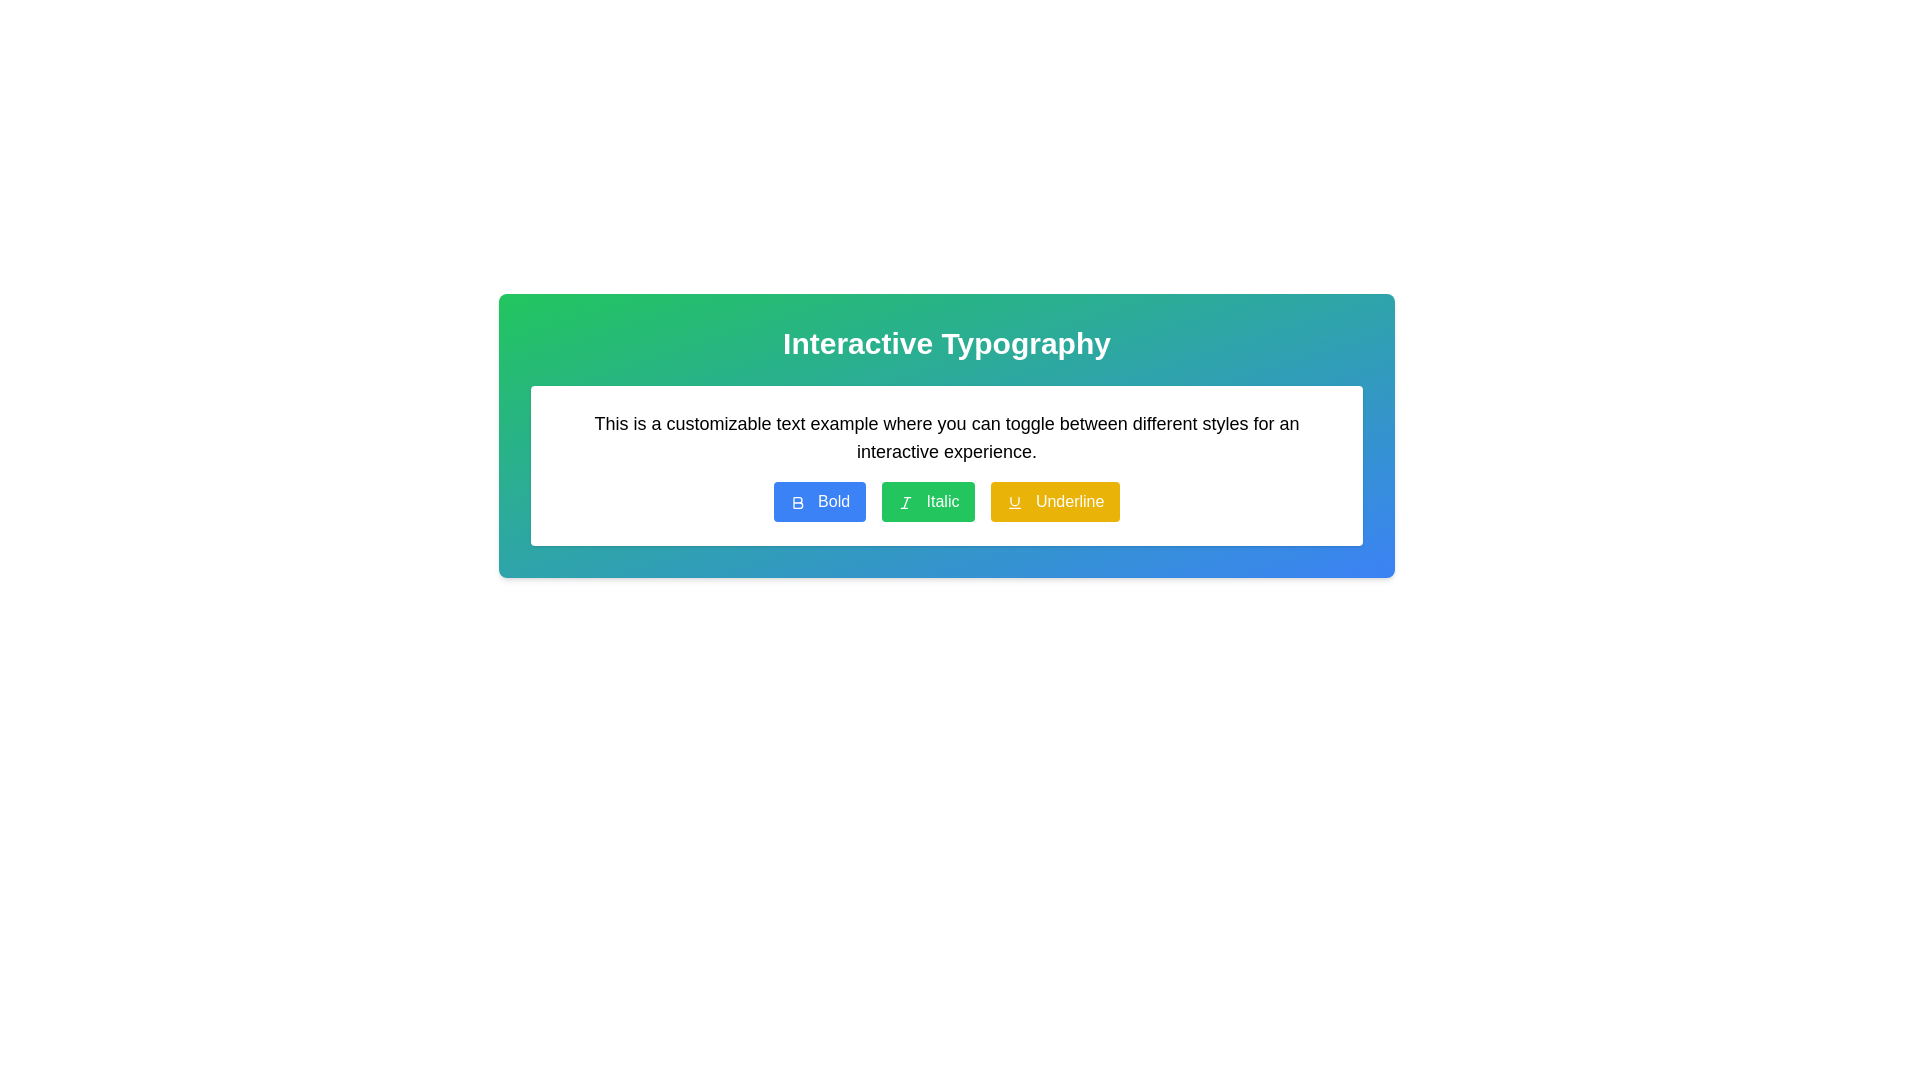 Image resolution: width=1920 pixels, height=1080 pixels. I want to click on the static text element at the top of the interface section, which serves as a heading for the interactive typography section, so click(945, 342).